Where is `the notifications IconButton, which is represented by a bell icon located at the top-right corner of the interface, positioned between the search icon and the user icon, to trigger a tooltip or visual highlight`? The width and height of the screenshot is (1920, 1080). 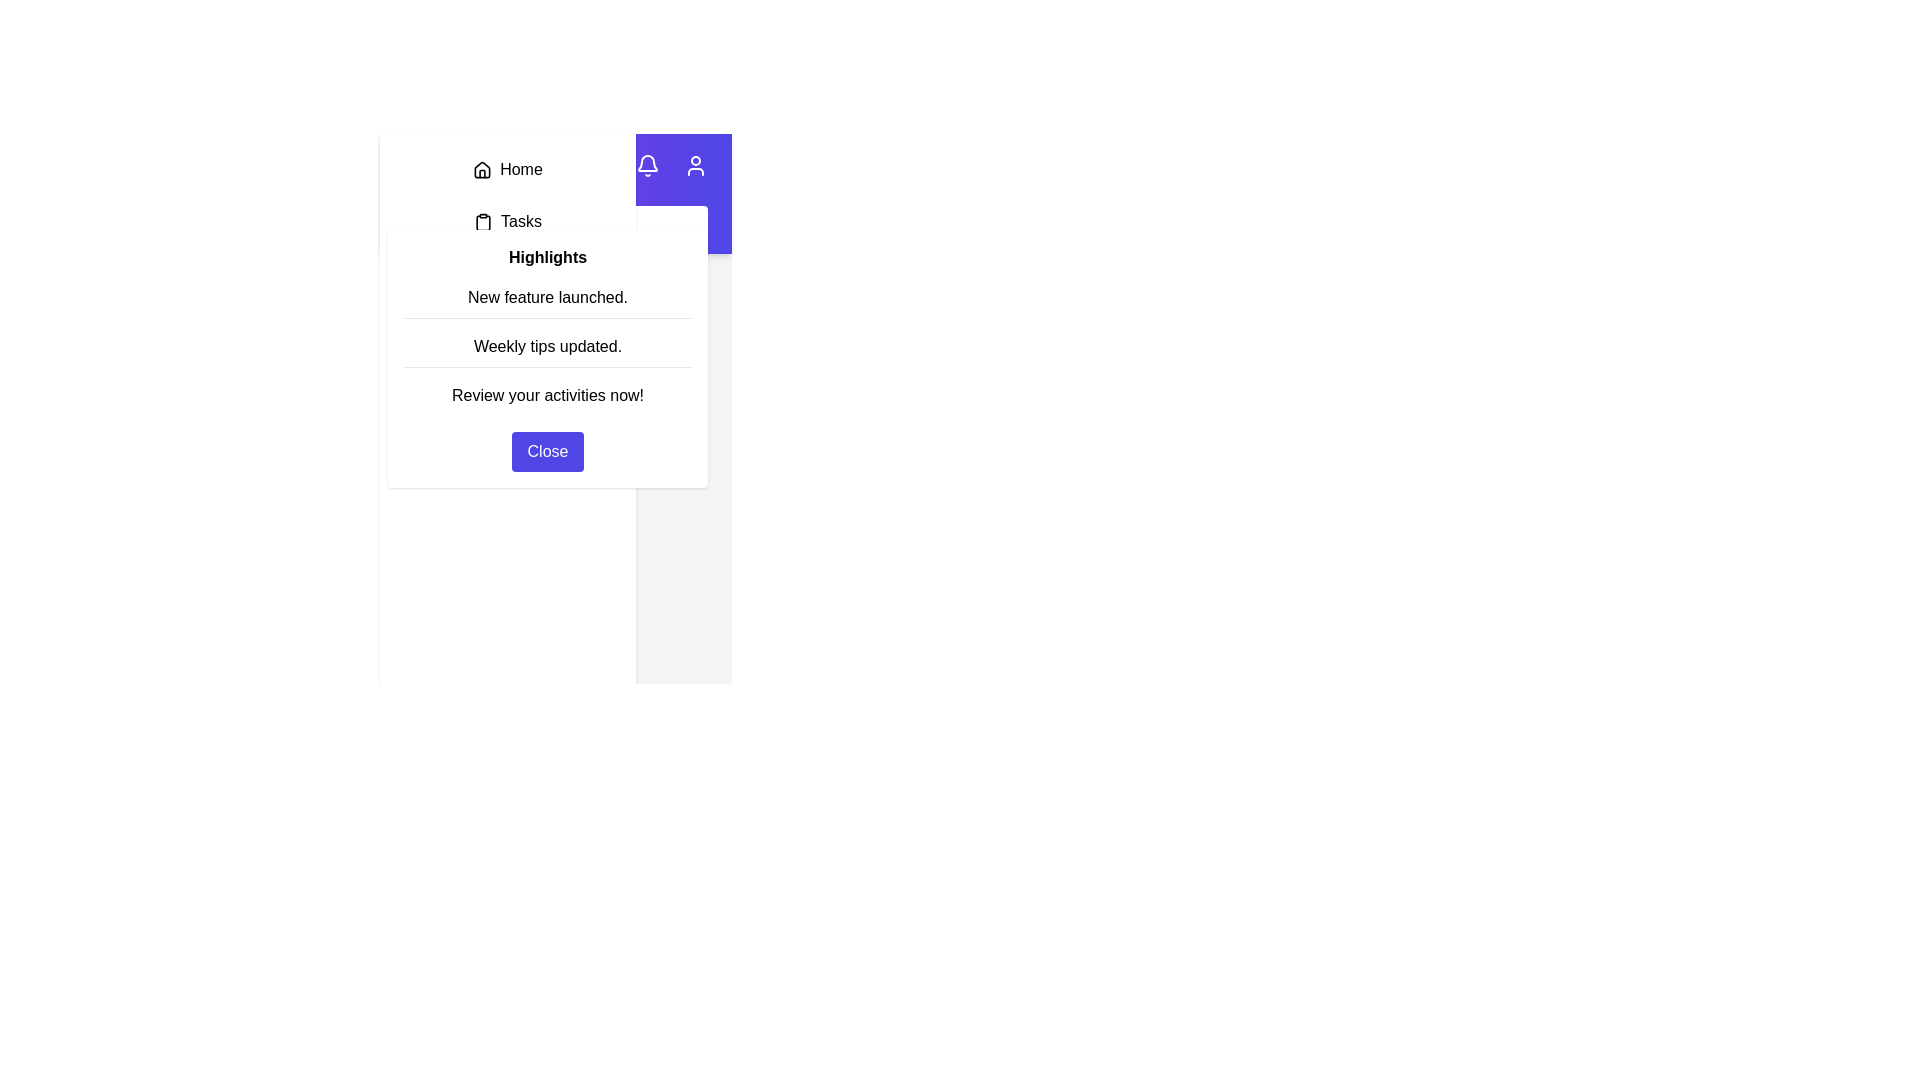 the notifications IconButton, which is represented by a bell icon located at the top-right corner of the interface, positioned between the search icon and the user icon, to trigger a tooltip or visual highlight is located at coordinates (648, 164).